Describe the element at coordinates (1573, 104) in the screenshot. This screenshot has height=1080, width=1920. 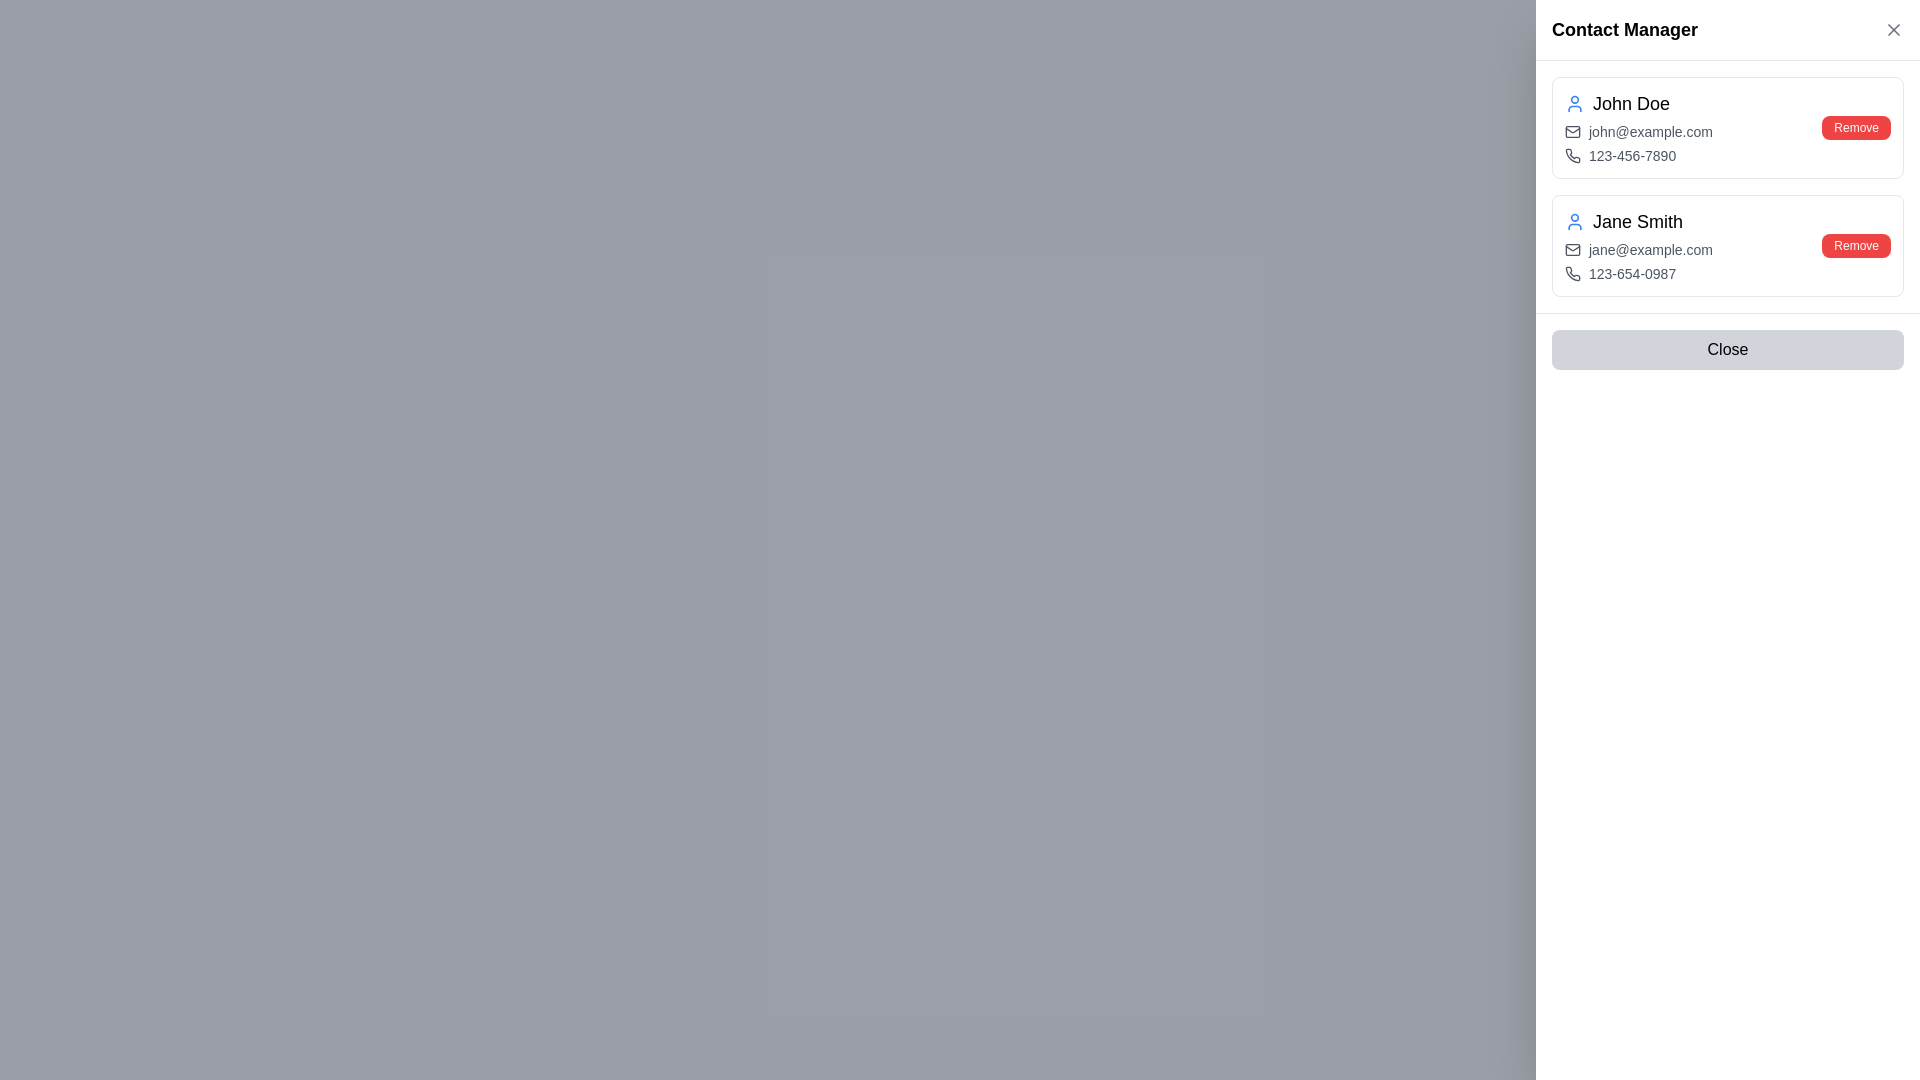
I see `the blue user silhouette SVG icon located at the top-left side of 'John Doe's contact information` at that location.